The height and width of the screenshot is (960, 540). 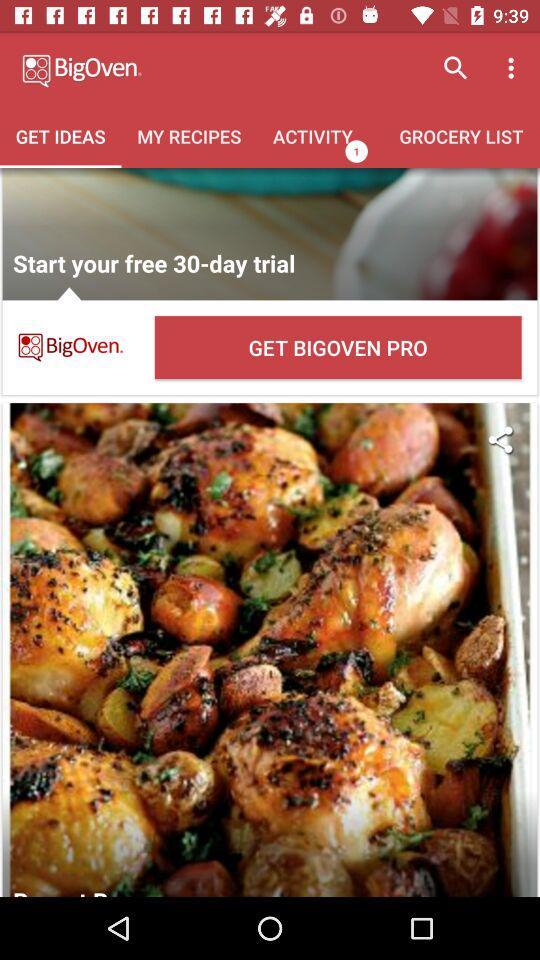 What do you see at coordinates (456, 68) in the screenshot?
I see `the search icon at the top right of the page` at bounding box center [456, 68].